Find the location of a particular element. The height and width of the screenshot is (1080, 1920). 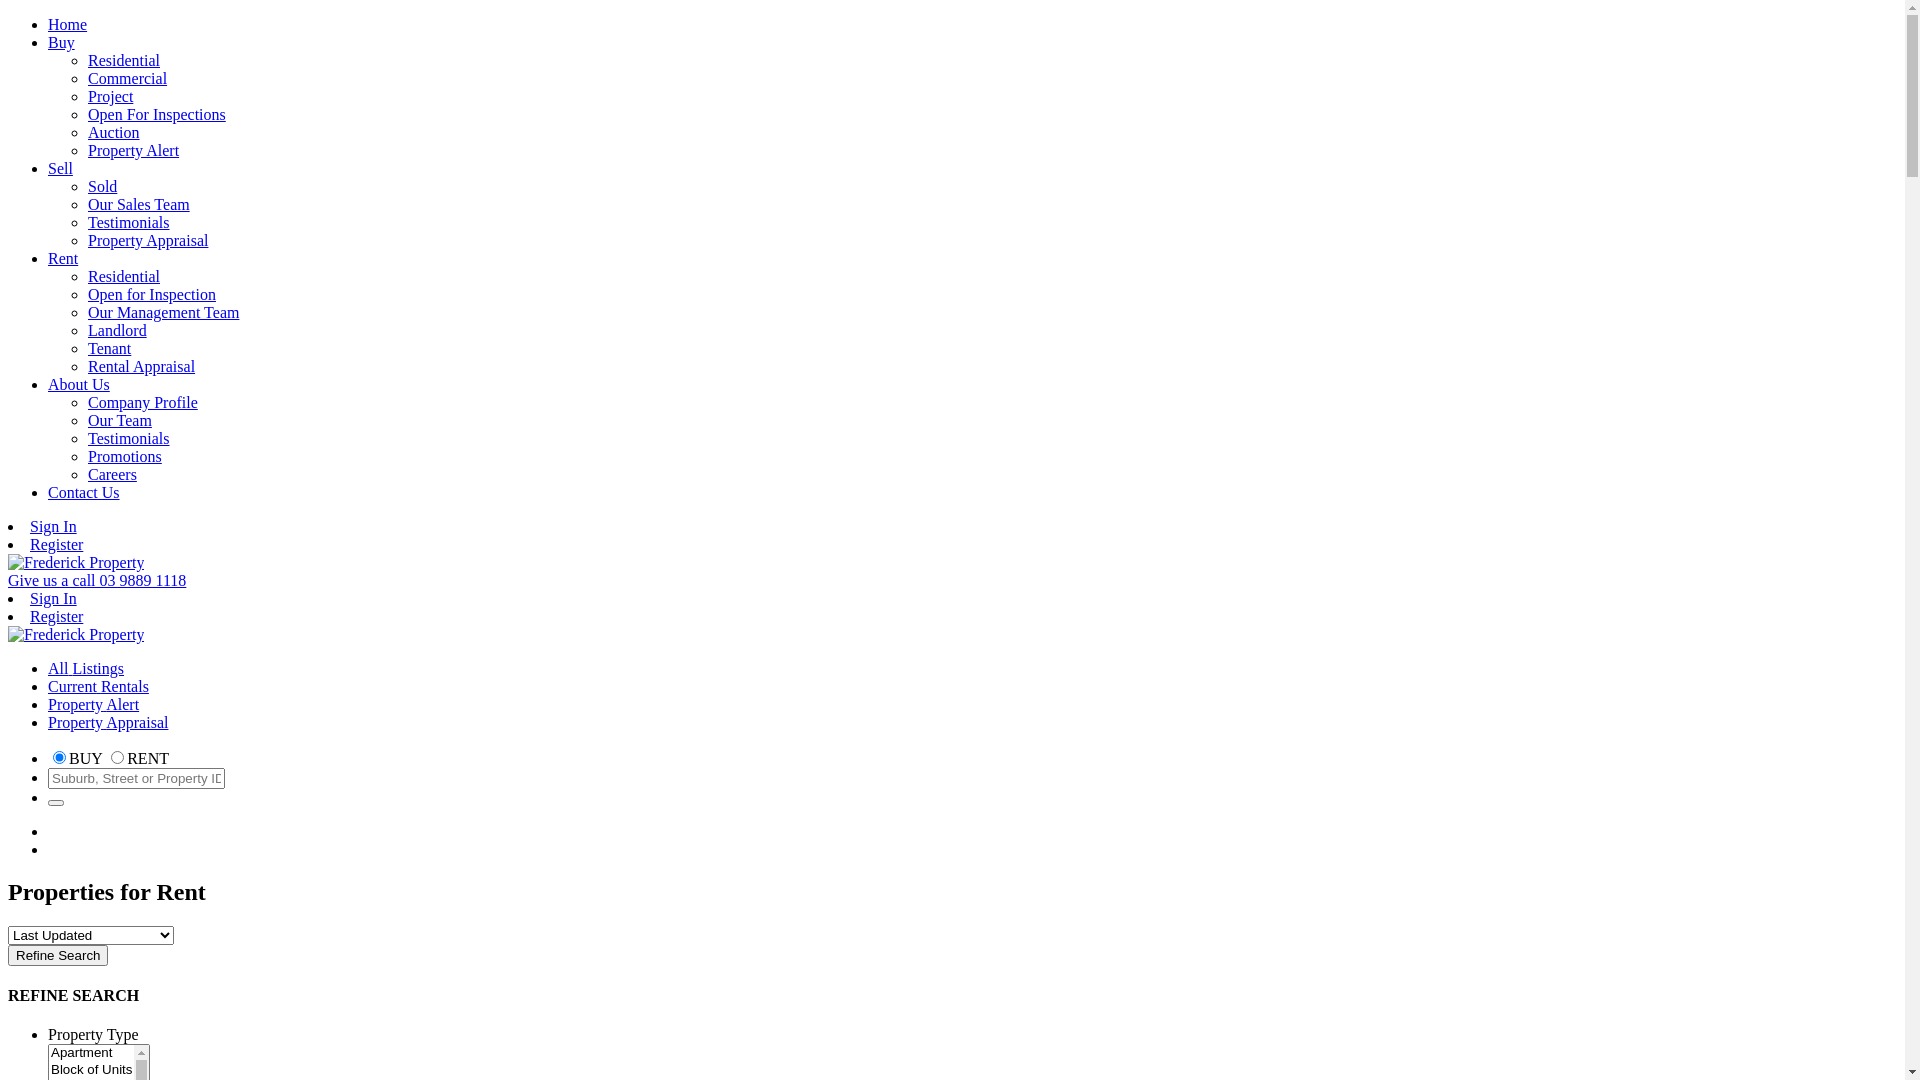

'Our Team' is located at coordinates (119, 419).